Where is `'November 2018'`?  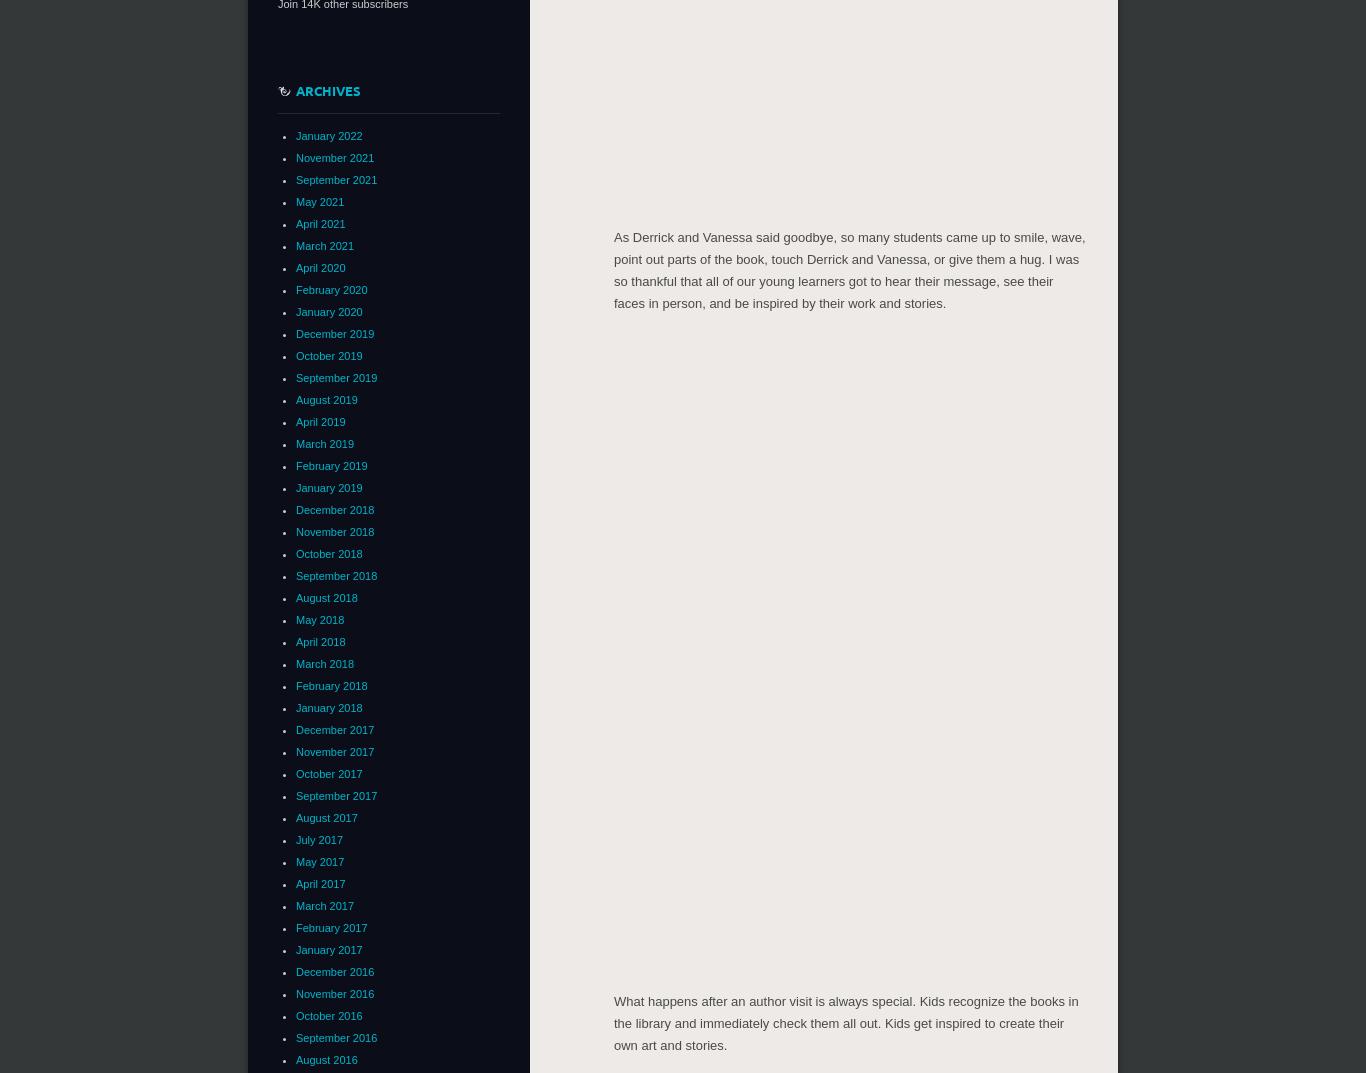
'November 2018' is located at coordinates (334, 530).